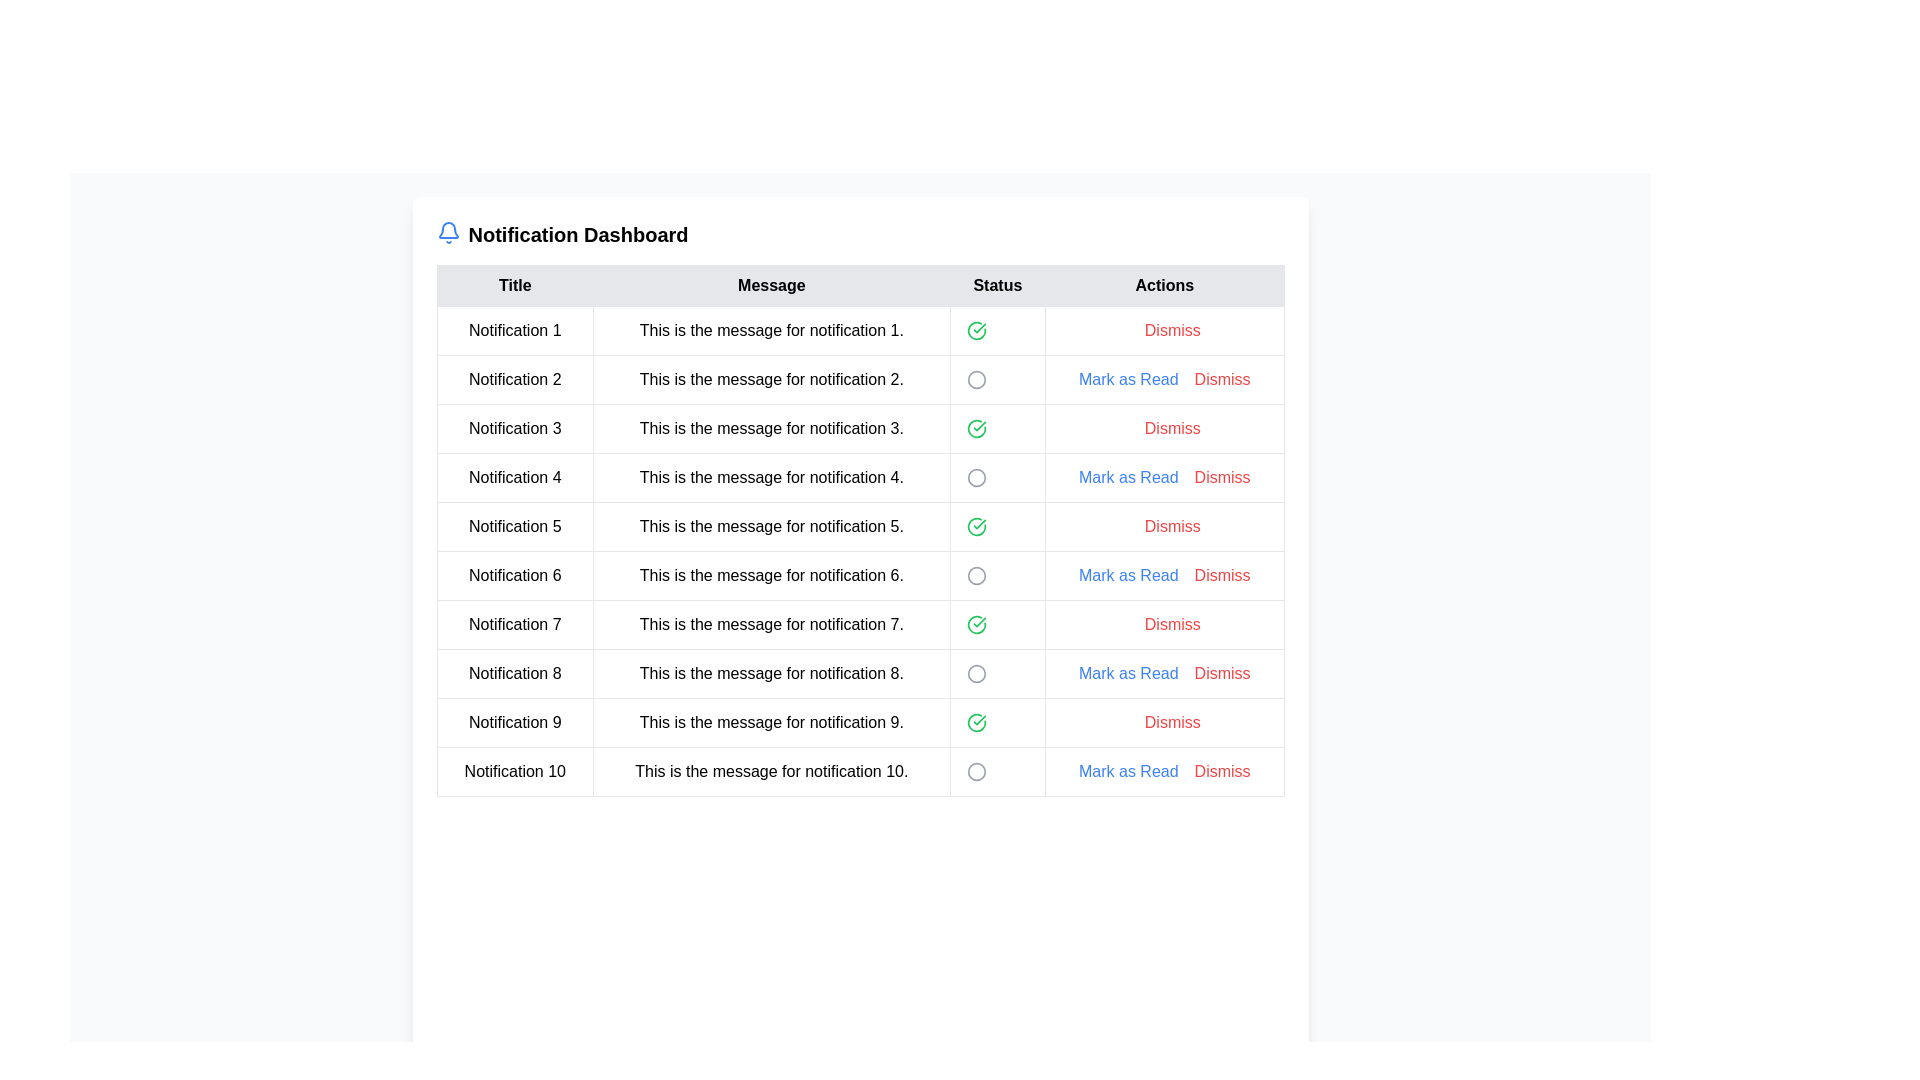  What do you see at coordinates (1221, 478) in the screenshot?
I see `the hyperlink in the fourth row of the table under the 'Actions' column` at bounding box center [1221, 478].